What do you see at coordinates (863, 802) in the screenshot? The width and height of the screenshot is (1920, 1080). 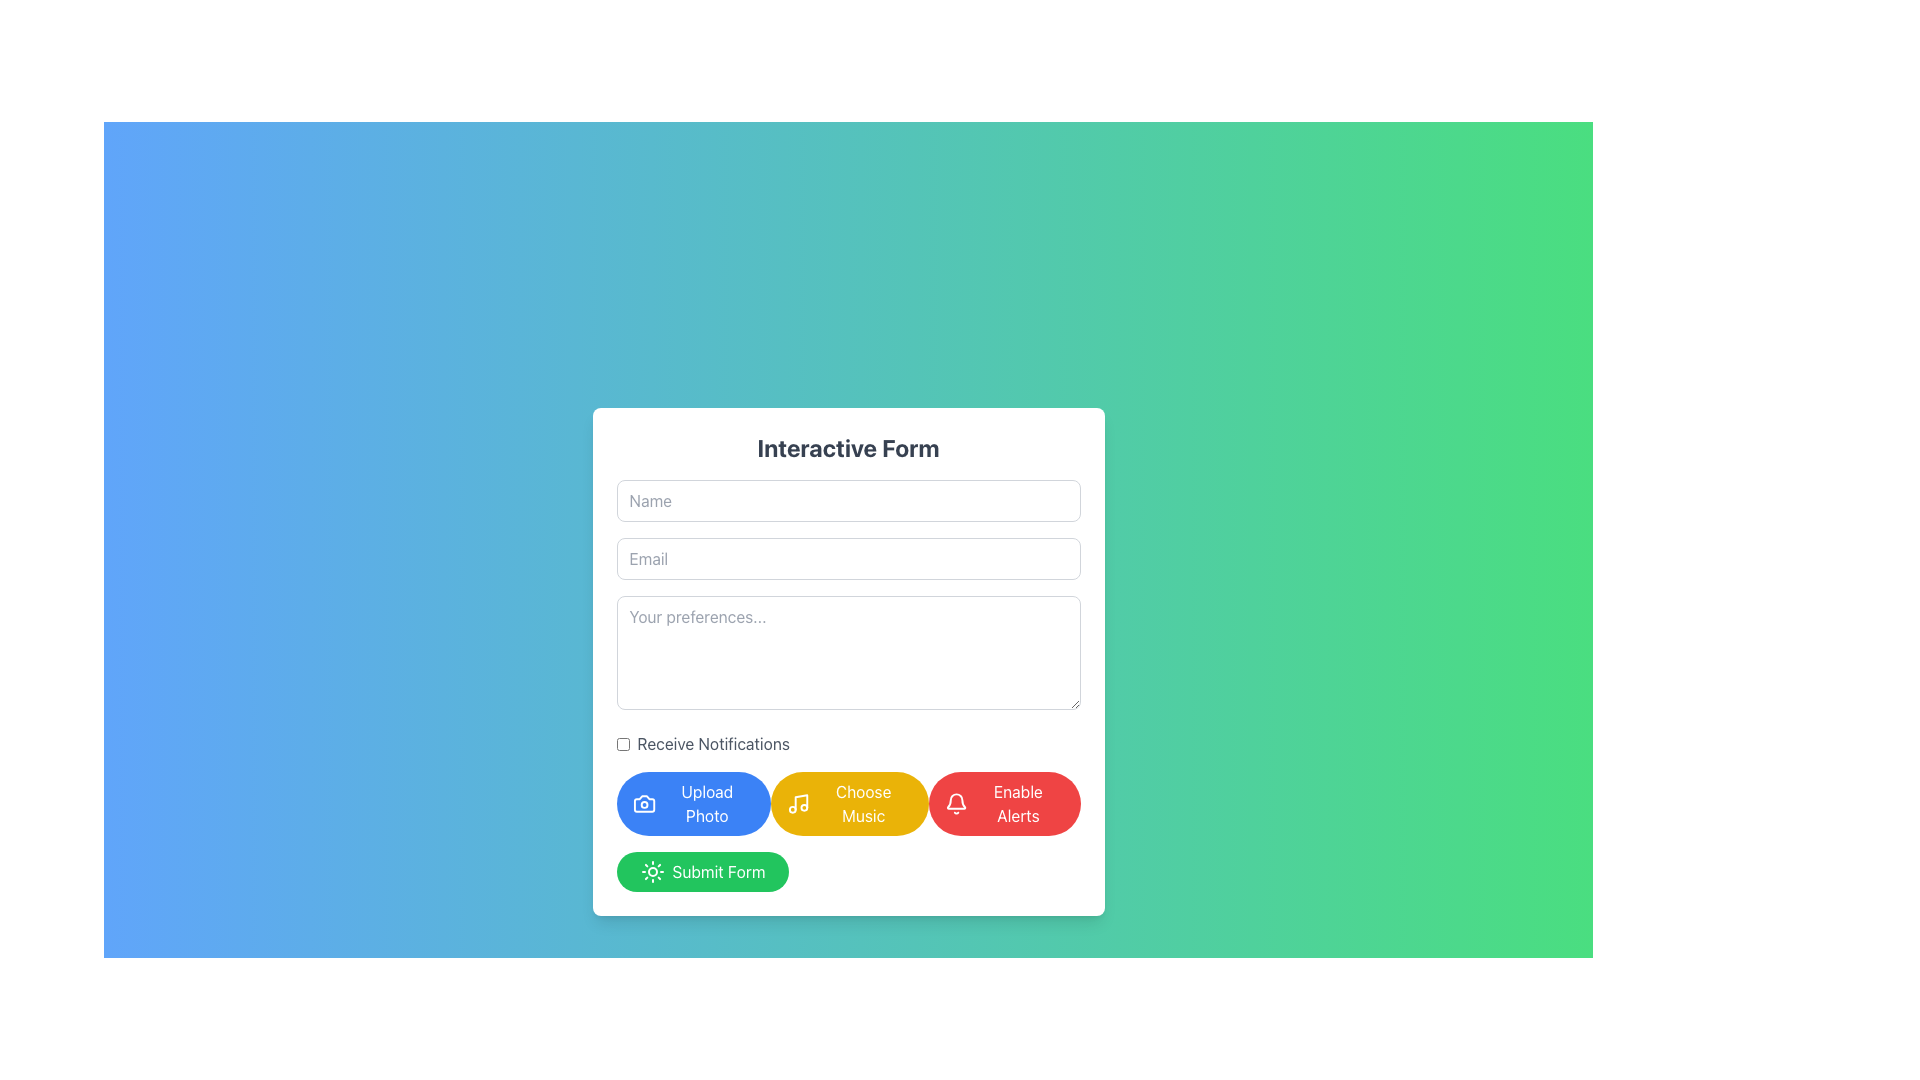 I see `the 'Choose Music' text label, which is part of a yellow rounded rectangular button located between the 'Upload Photo' button and the 'Enable Alerts' button` at bounding box center [863, 802].